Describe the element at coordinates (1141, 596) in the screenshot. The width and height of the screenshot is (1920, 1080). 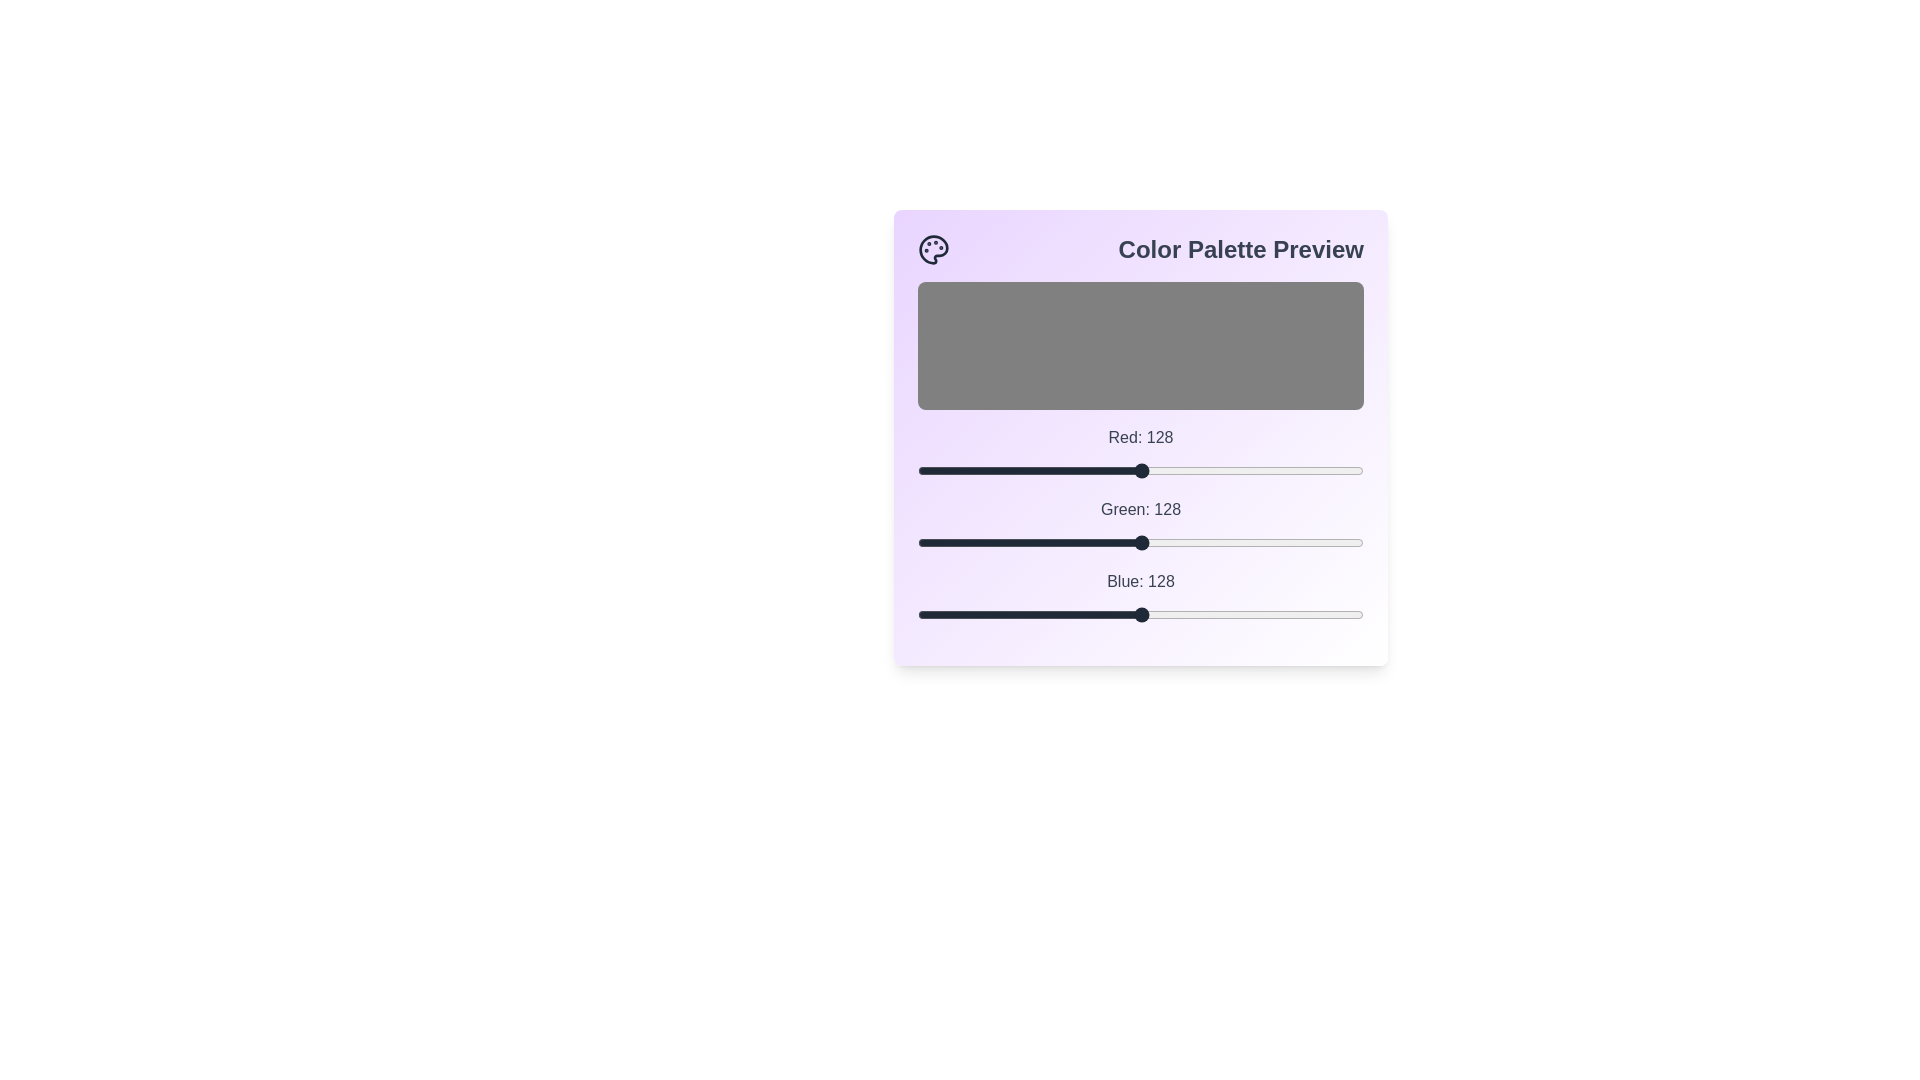
I see `the slider labeled 'Blue: 128'` at that location.